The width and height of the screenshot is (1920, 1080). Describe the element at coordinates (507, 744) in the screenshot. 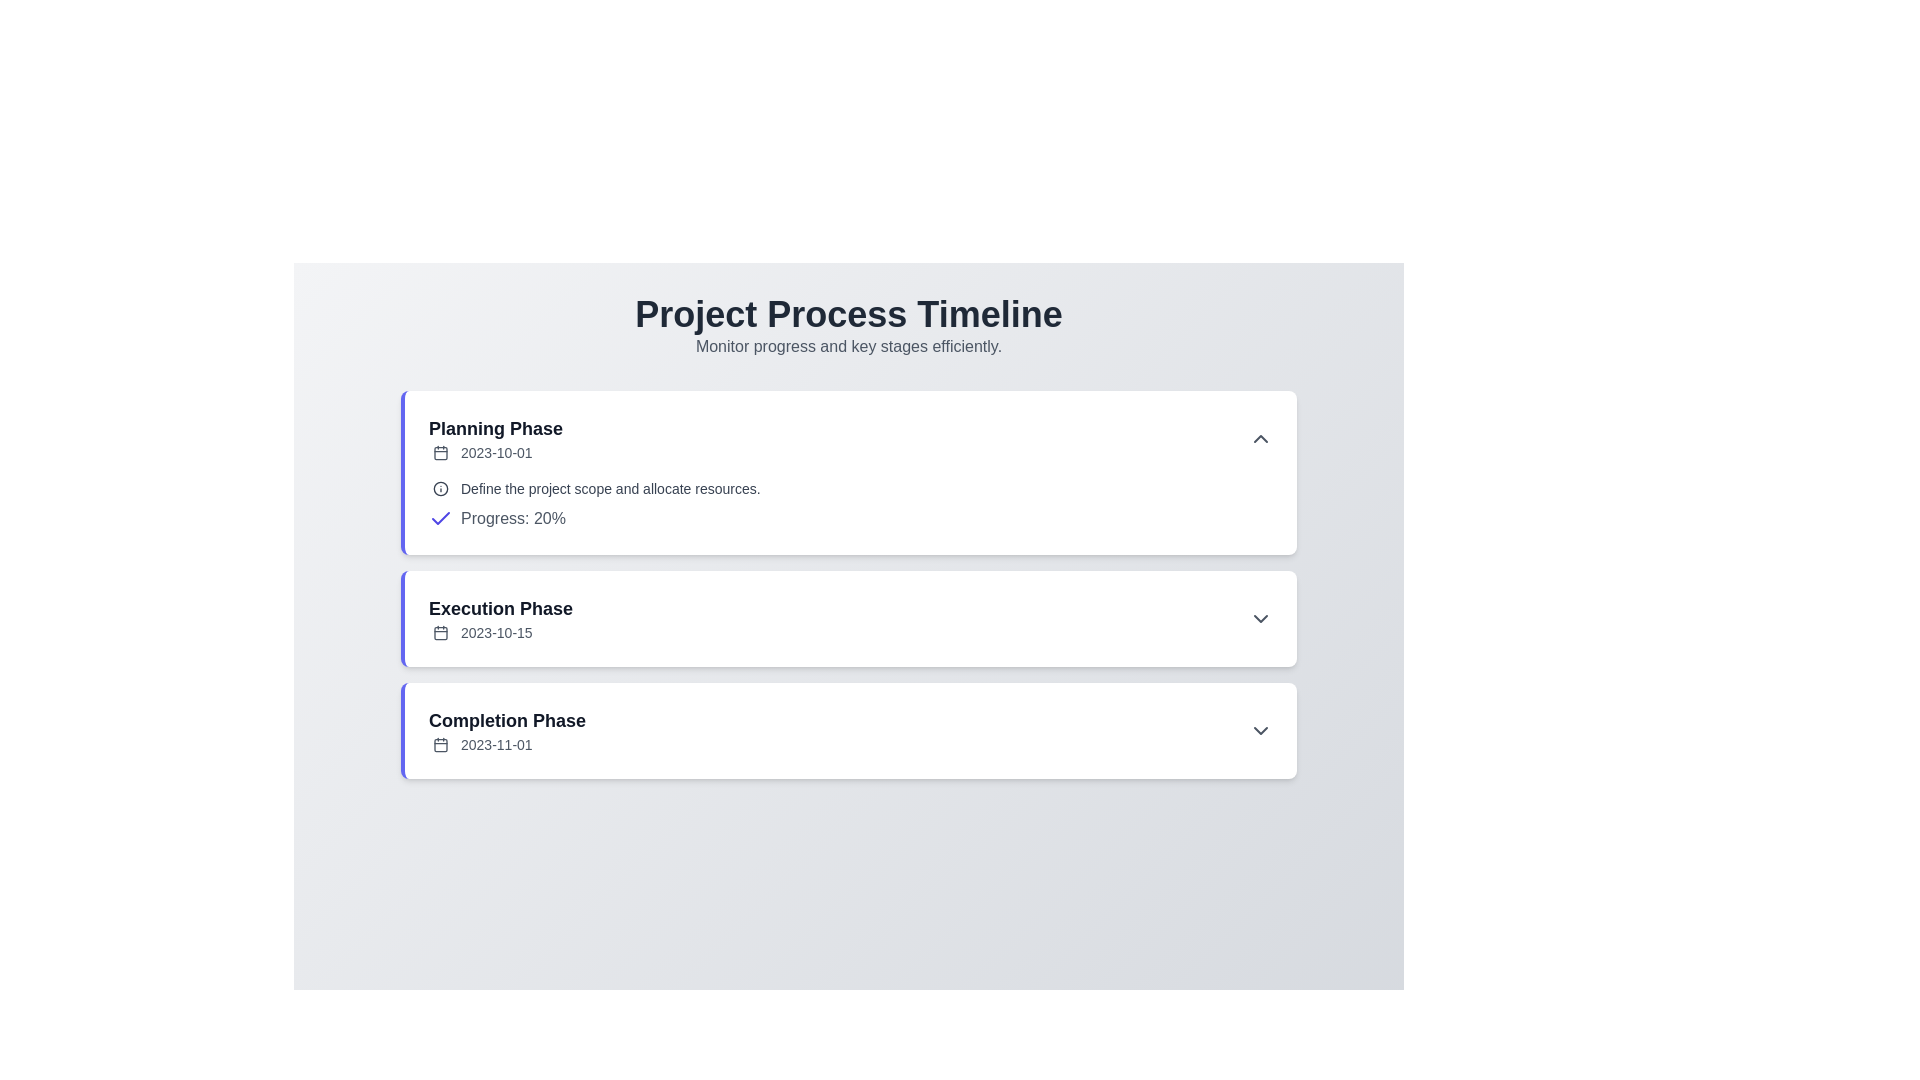

I see `text indicating the date related to the 'Completion Phase' milestone, located below the title text 'Completion Phase' and alongside the calendar icon` at that location.